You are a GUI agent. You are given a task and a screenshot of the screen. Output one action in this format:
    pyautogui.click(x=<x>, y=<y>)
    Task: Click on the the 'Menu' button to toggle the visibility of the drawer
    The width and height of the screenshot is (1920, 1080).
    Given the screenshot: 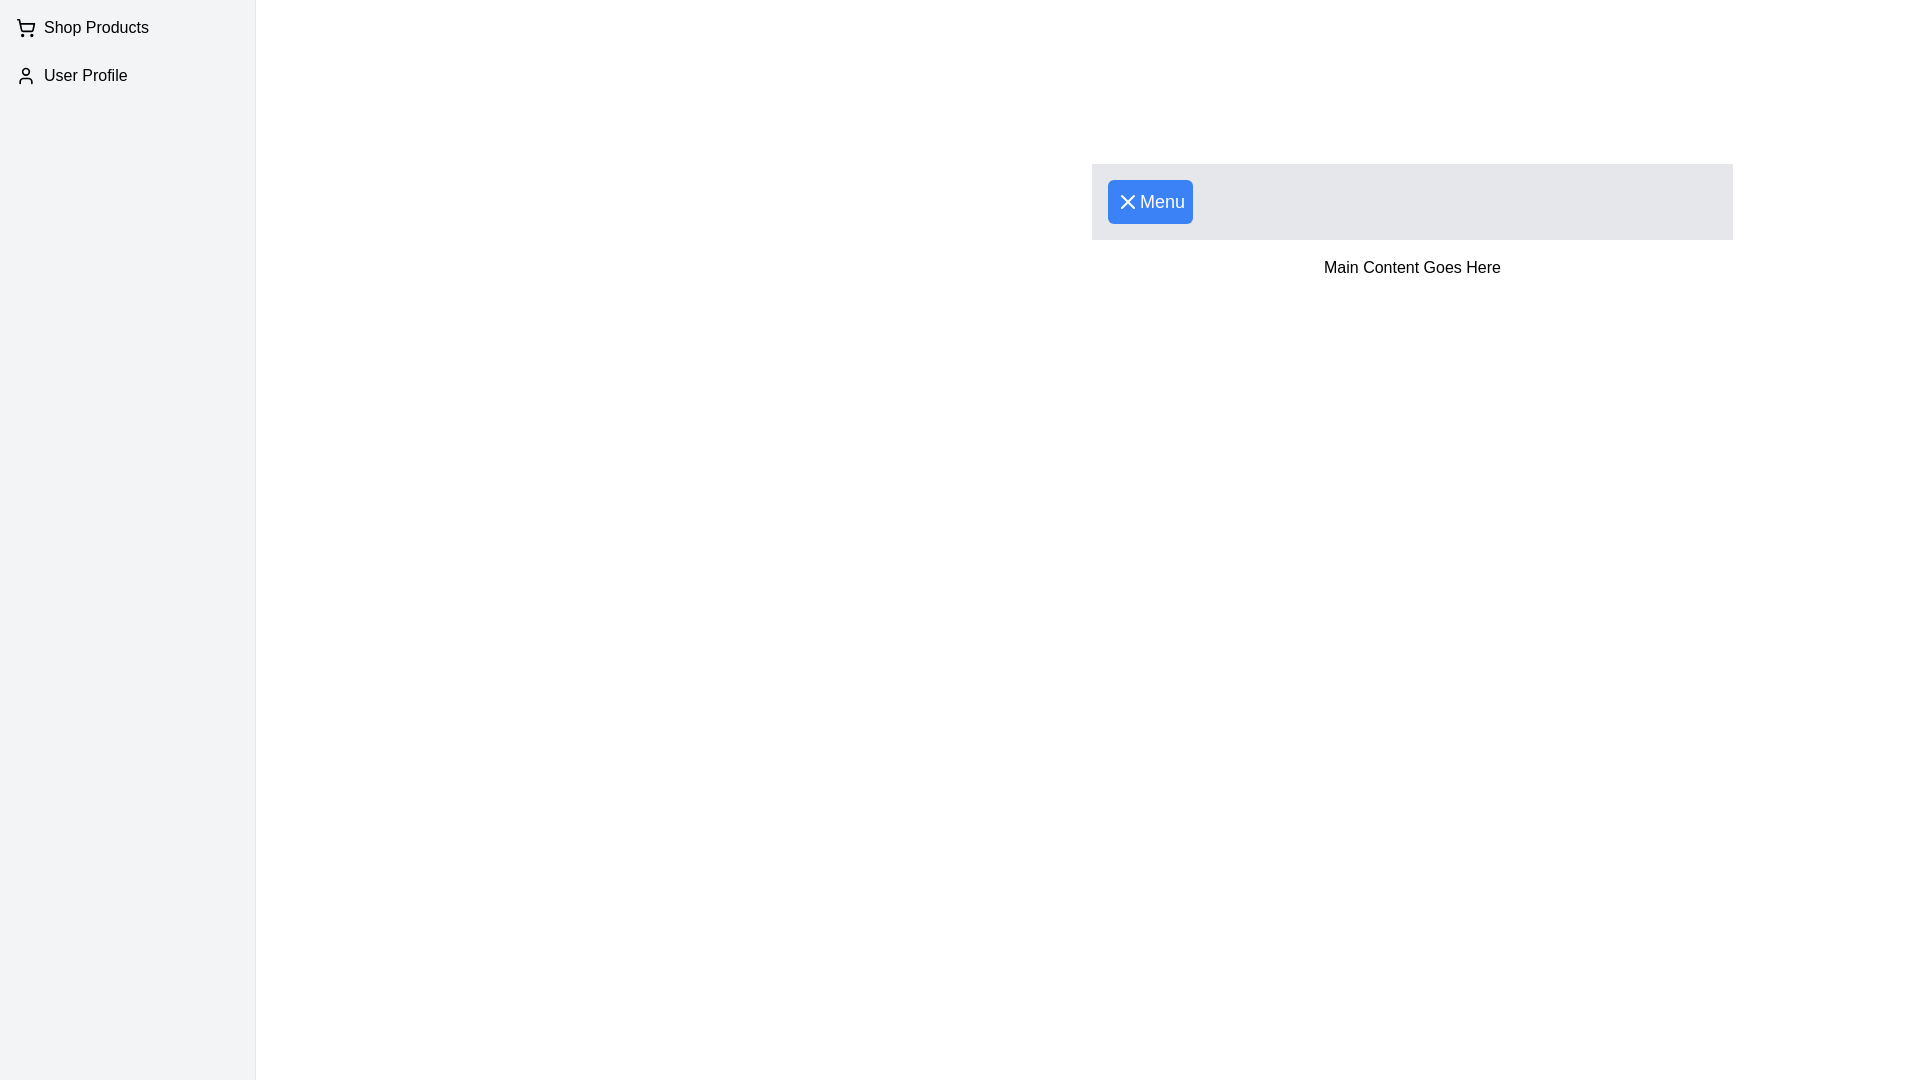 What is the action you would take?
    pyautogui.click(x=1150, y=201)
    